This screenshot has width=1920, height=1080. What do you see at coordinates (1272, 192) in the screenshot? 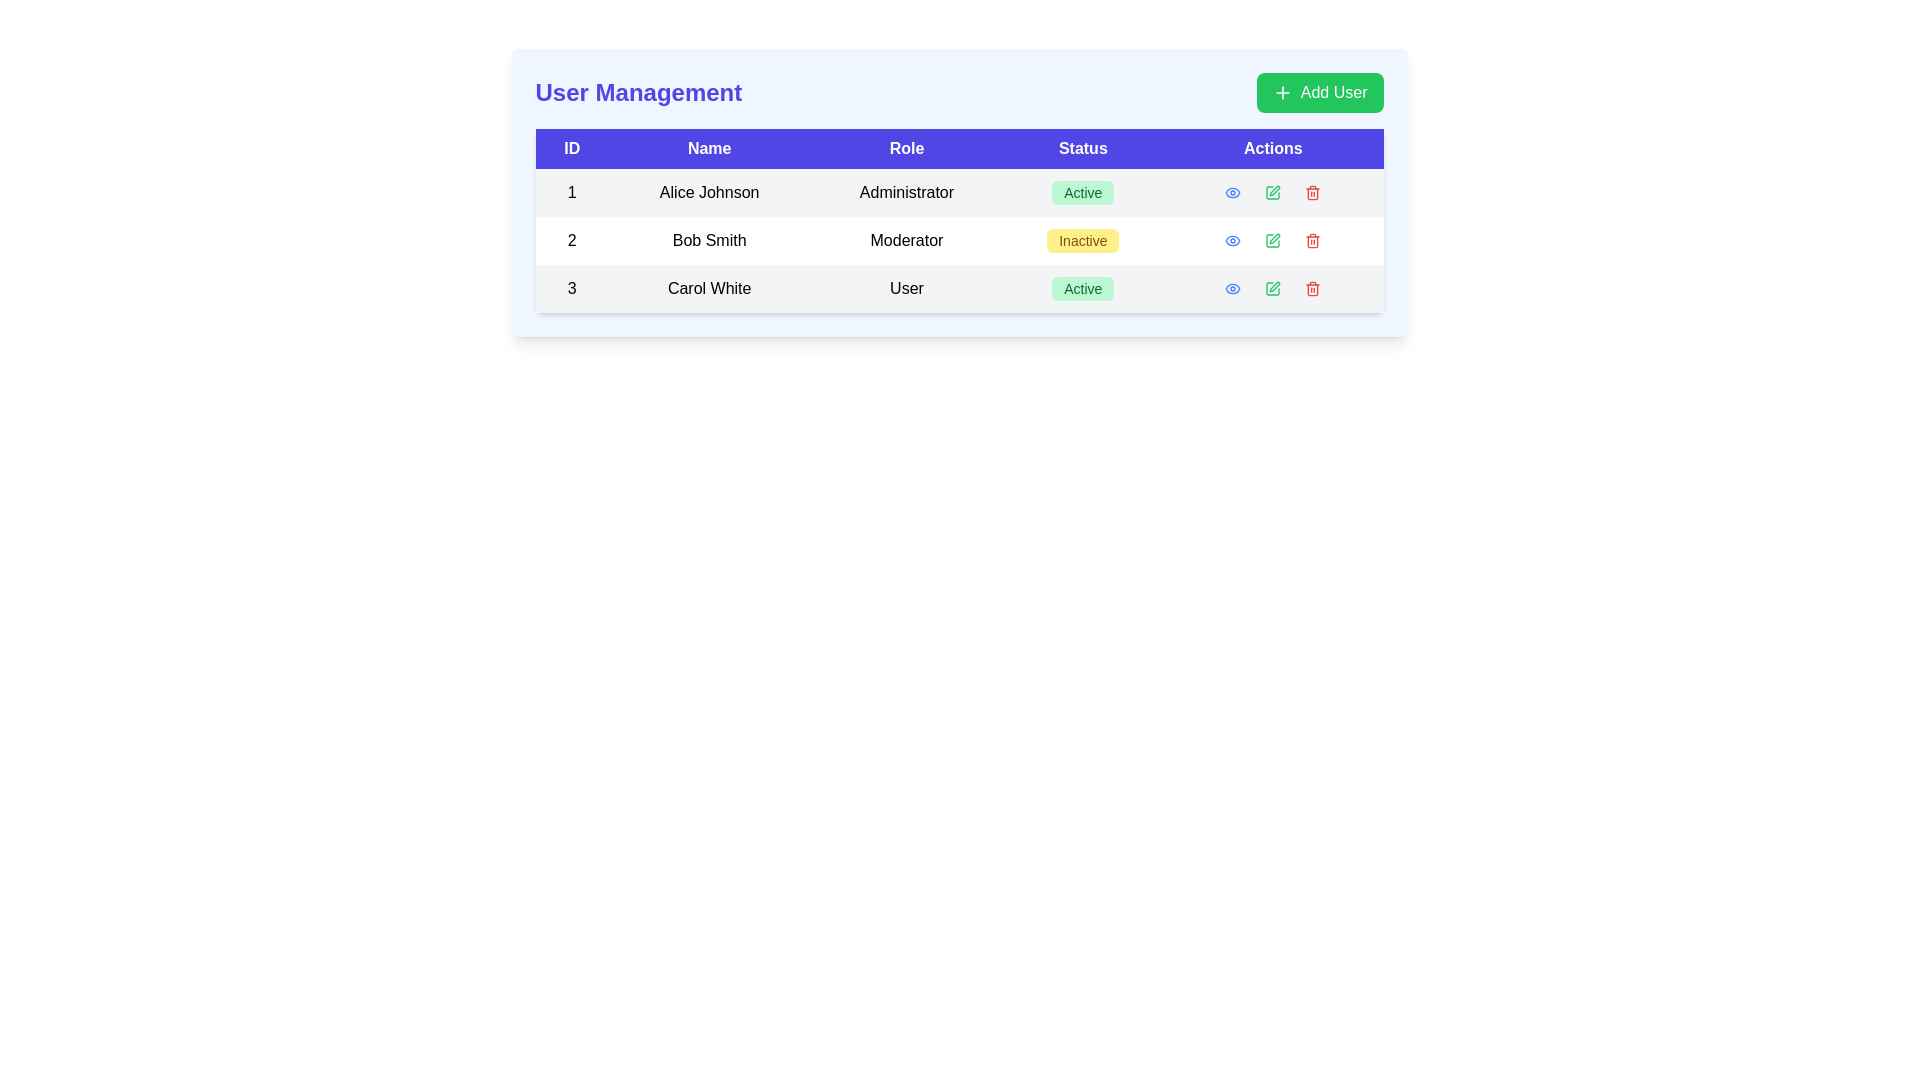
I see `the edit icon button located in the 'Actions' column next to user 'Alice Johnson'` at bounding box center [1272, 192].